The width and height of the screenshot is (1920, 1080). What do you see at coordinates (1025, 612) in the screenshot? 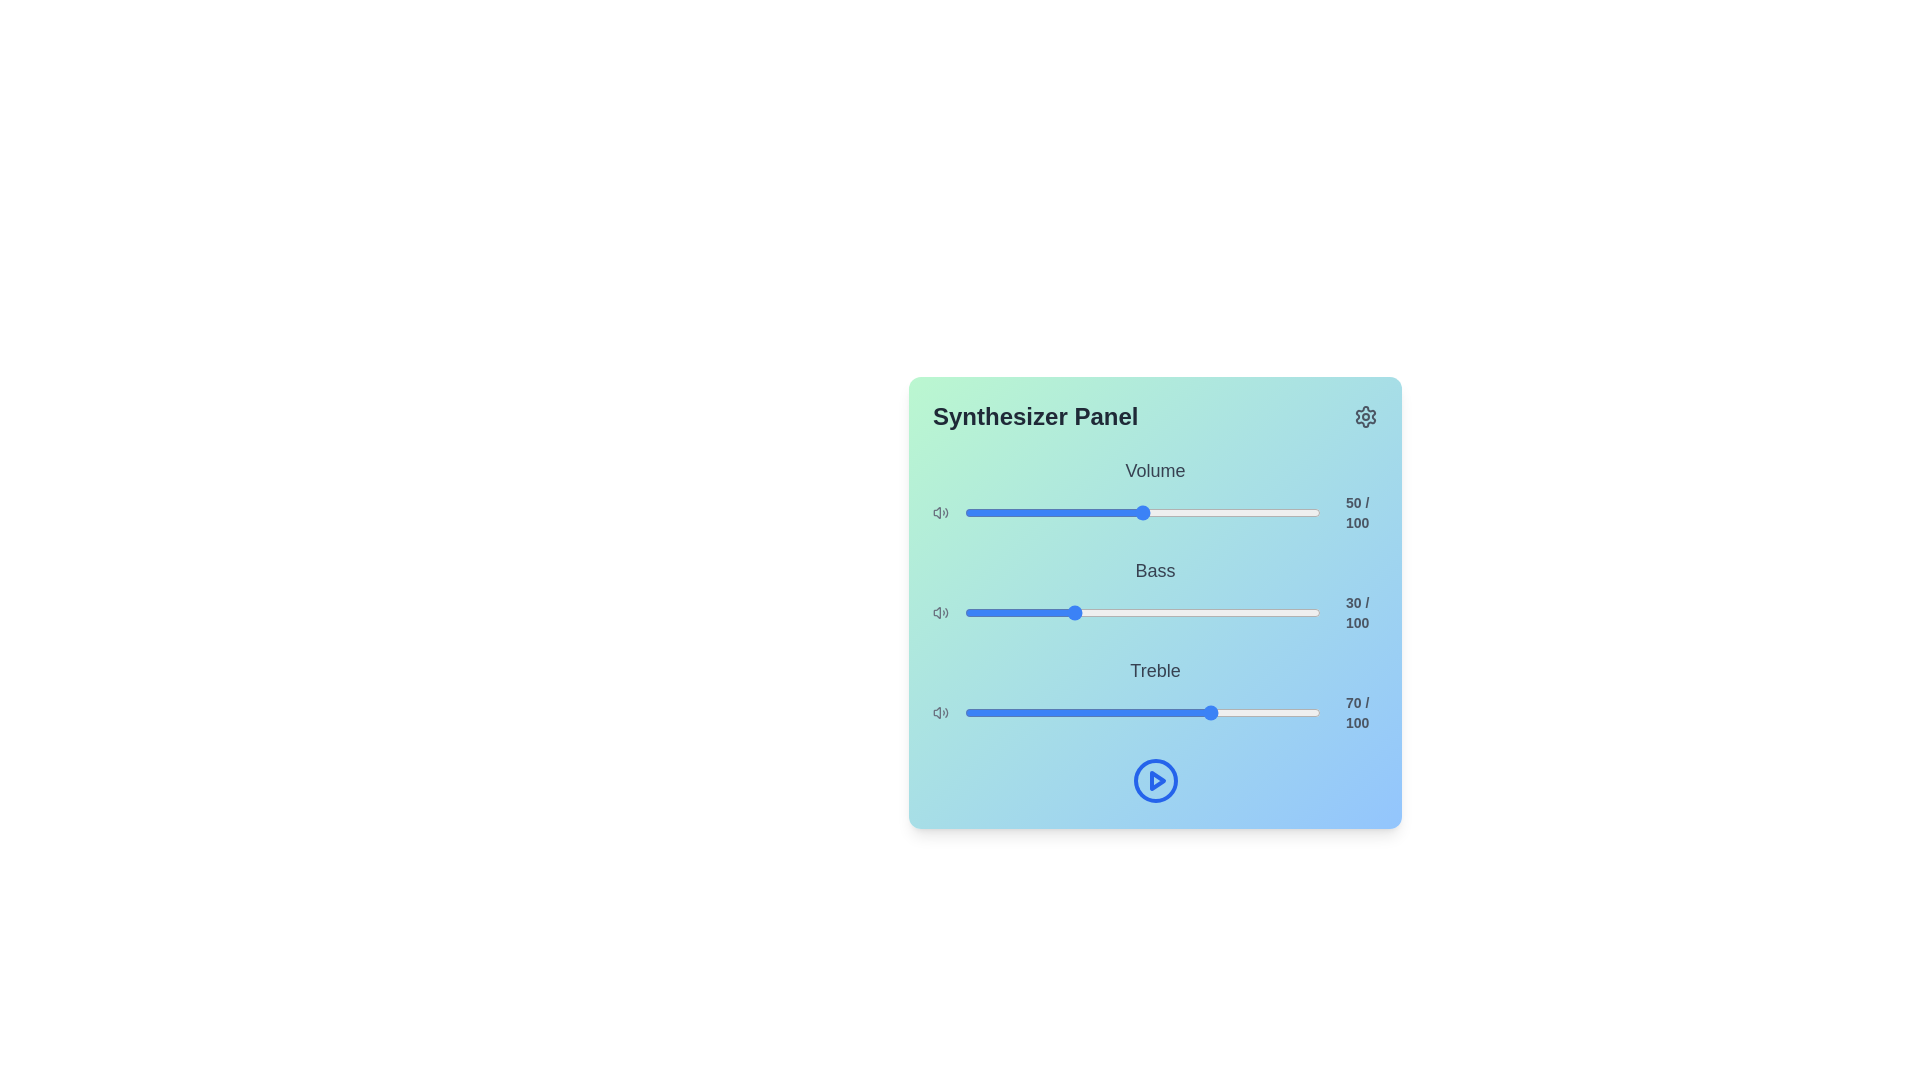
I see `the bass slider to set the bass level to 17` at bounding box center [1025, 612].